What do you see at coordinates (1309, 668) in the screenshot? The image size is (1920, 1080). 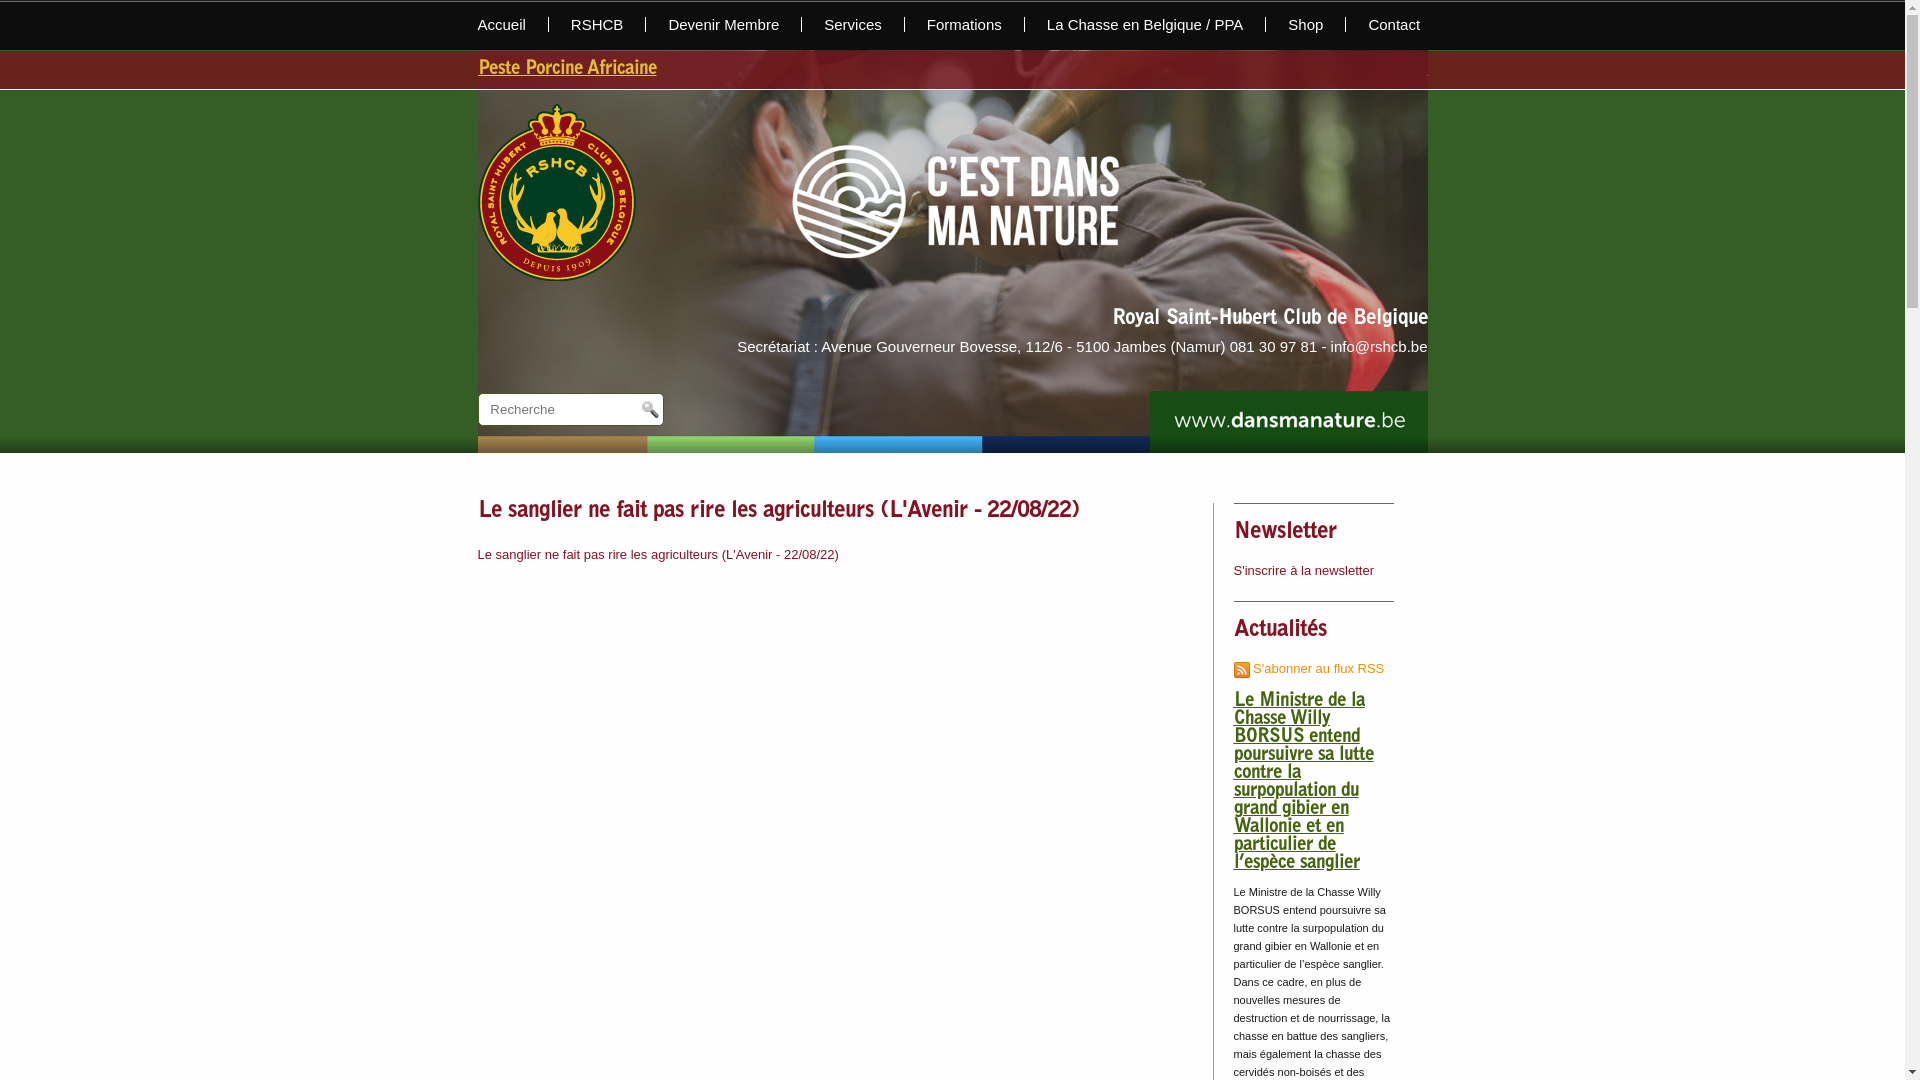 I see `'S'abonner au flux RSS'` at bounding box center [1309, 668].